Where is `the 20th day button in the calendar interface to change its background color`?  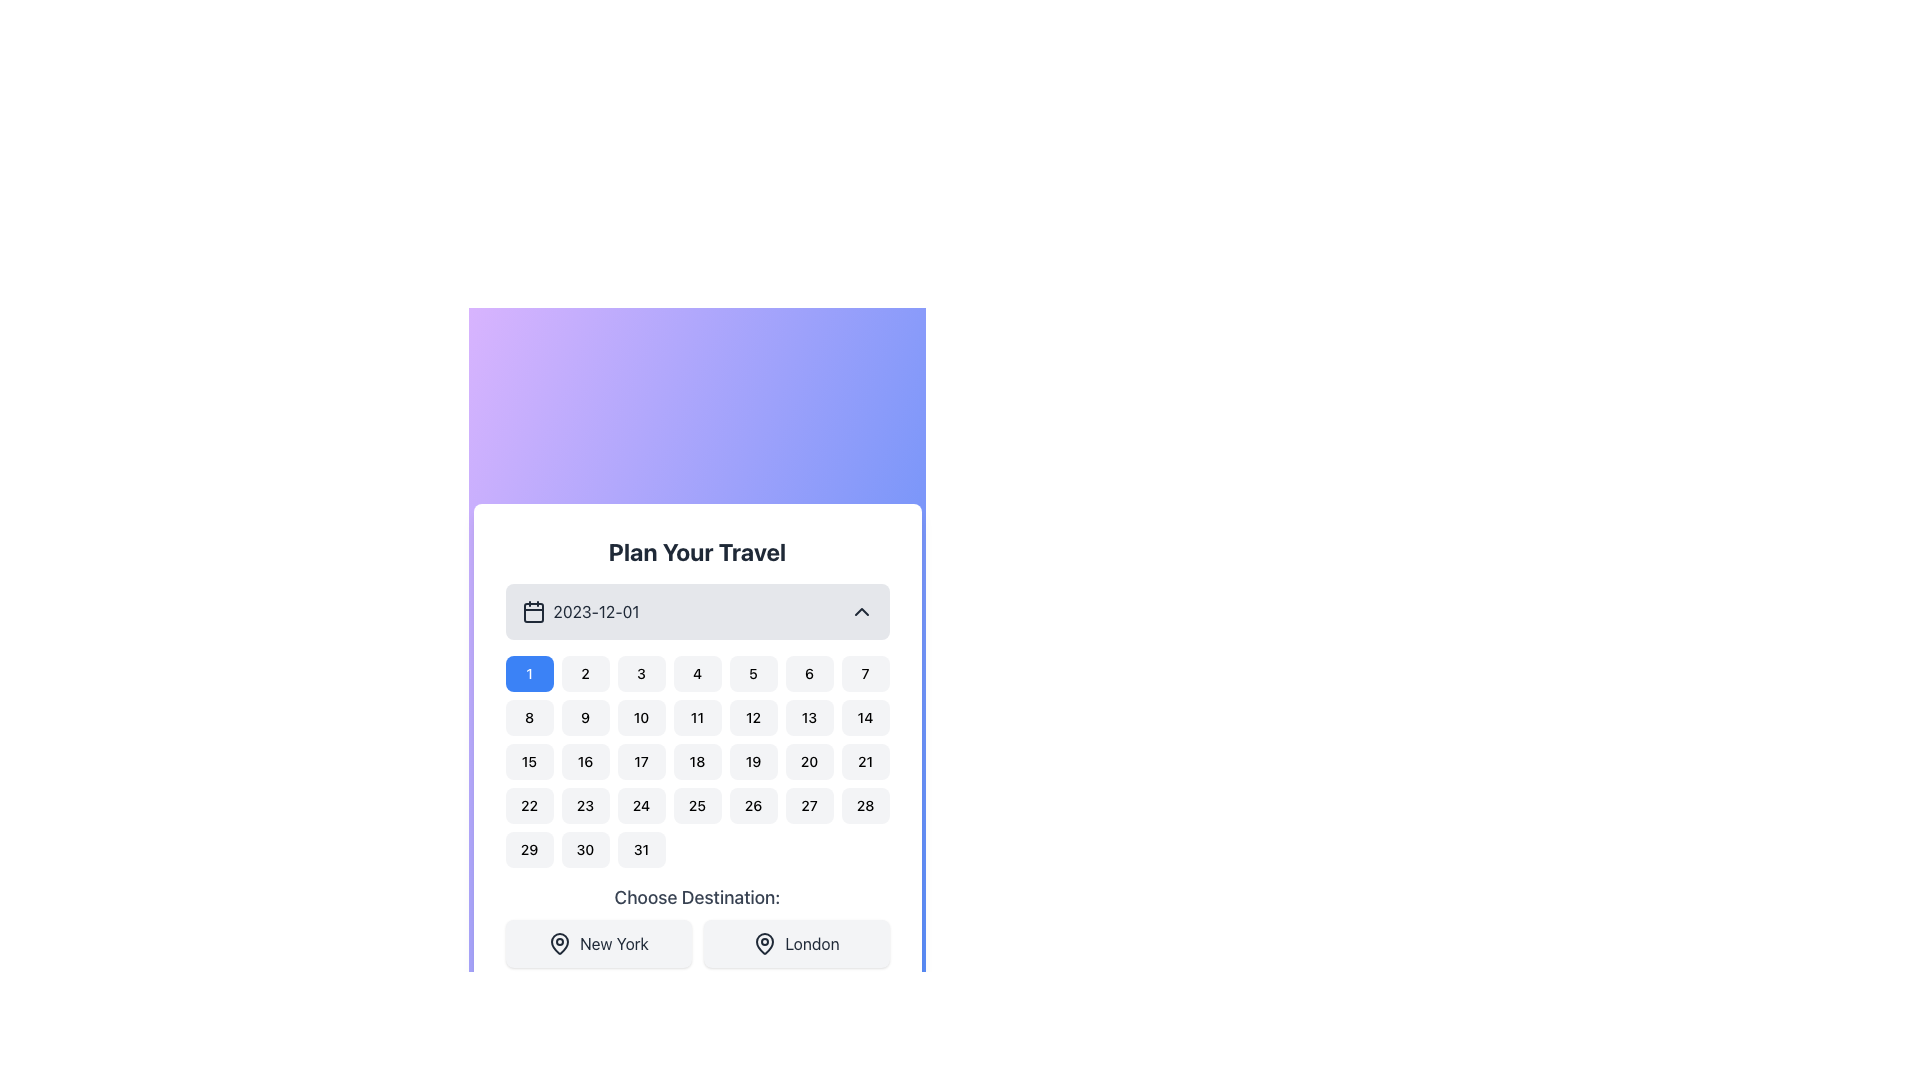
the 20th day button in the calendar interface to change its background color is located at coordinates (809, 762).